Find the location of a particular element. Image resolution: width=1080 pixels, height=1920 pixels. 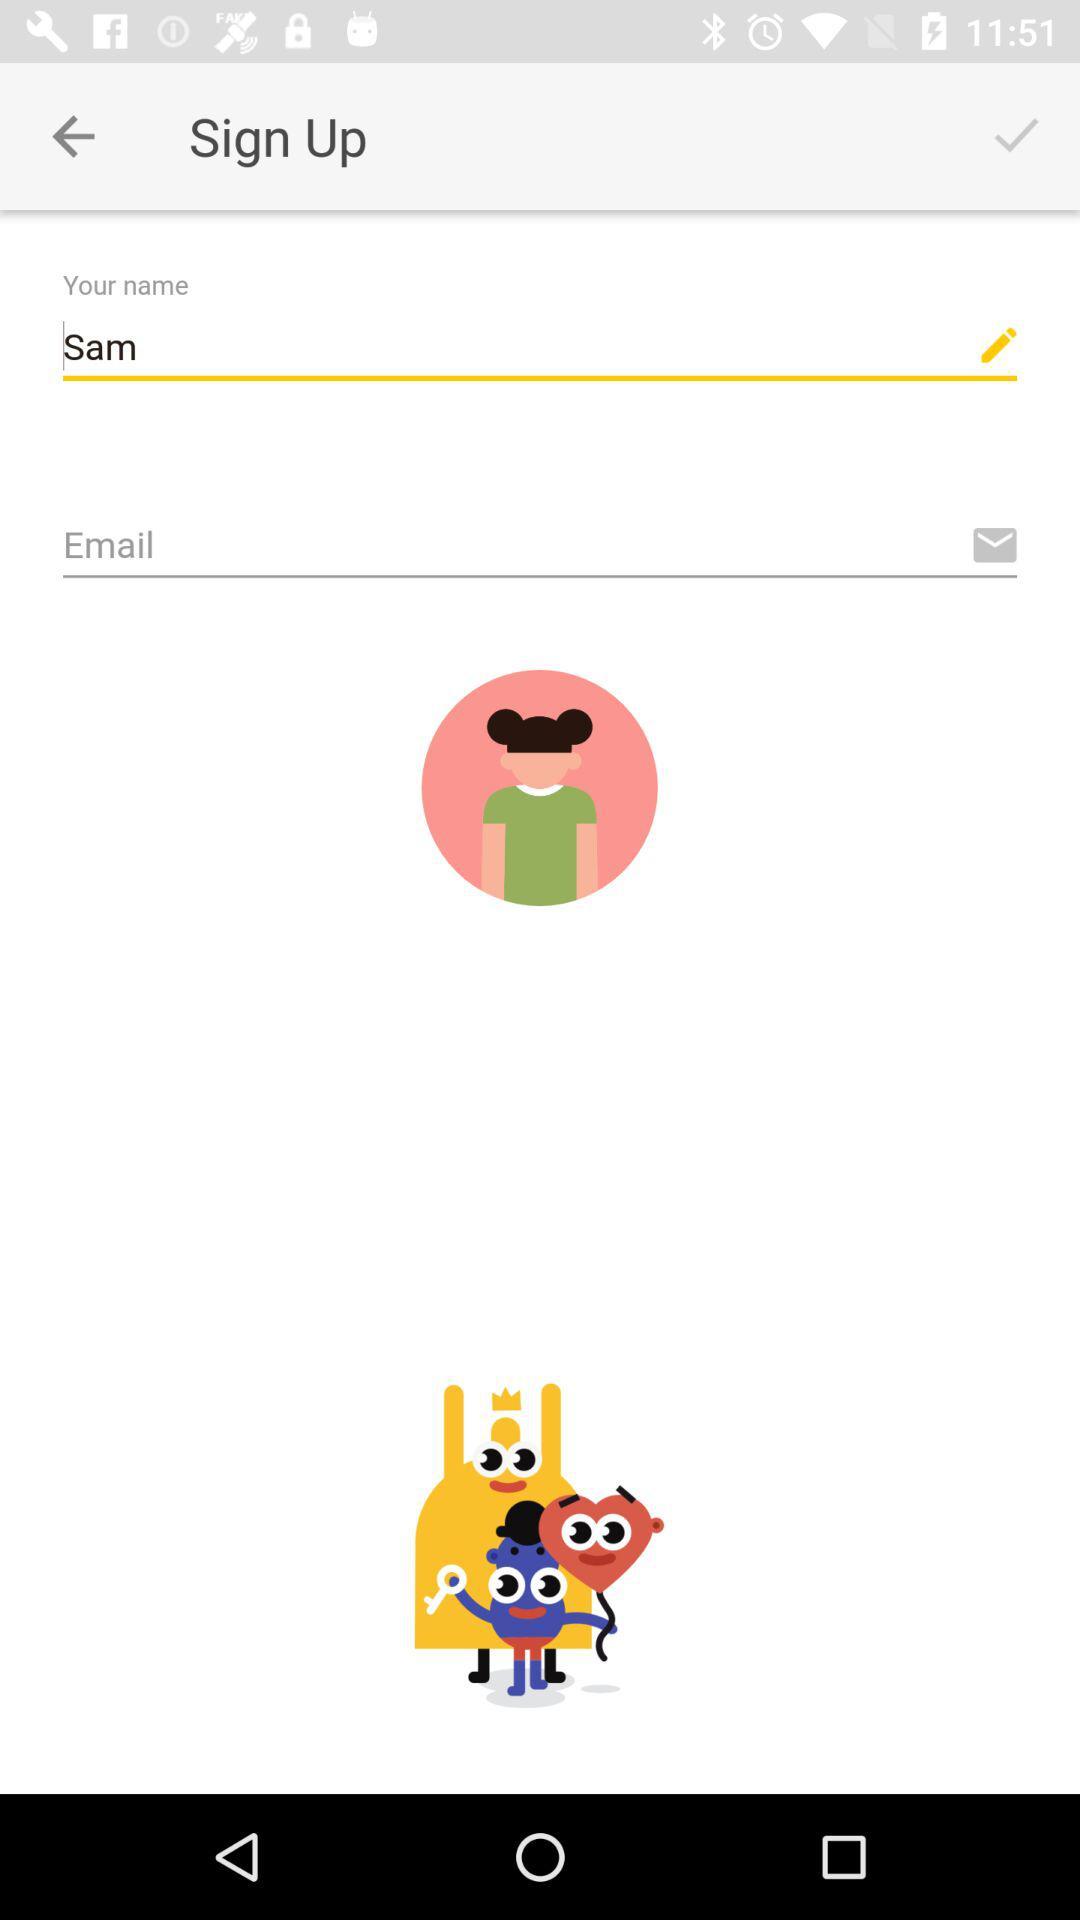

submit and sign up is located at coordinates (538, 786).